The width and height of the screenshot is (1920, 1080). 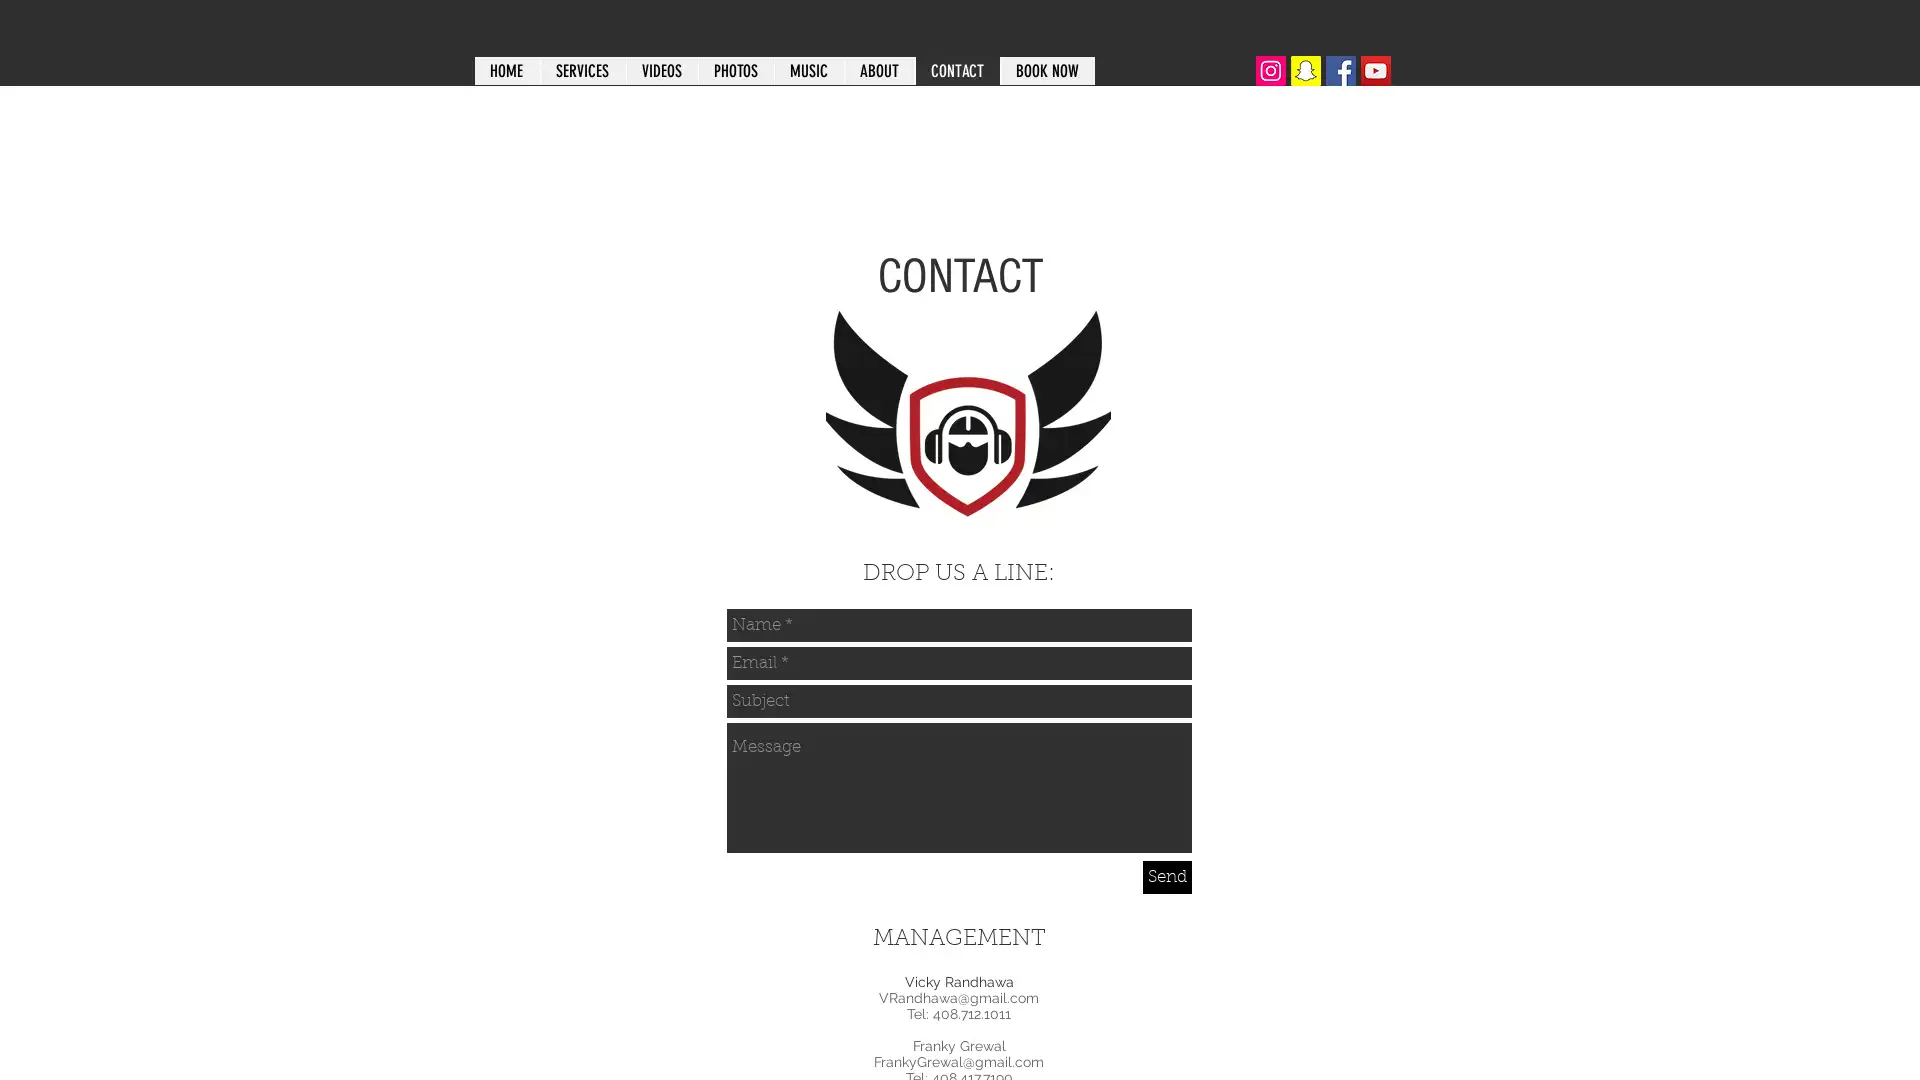 What do you see at coordinates (1167, 876) in the screenshot?
I see `Send` at bounding box center [1167, 876].